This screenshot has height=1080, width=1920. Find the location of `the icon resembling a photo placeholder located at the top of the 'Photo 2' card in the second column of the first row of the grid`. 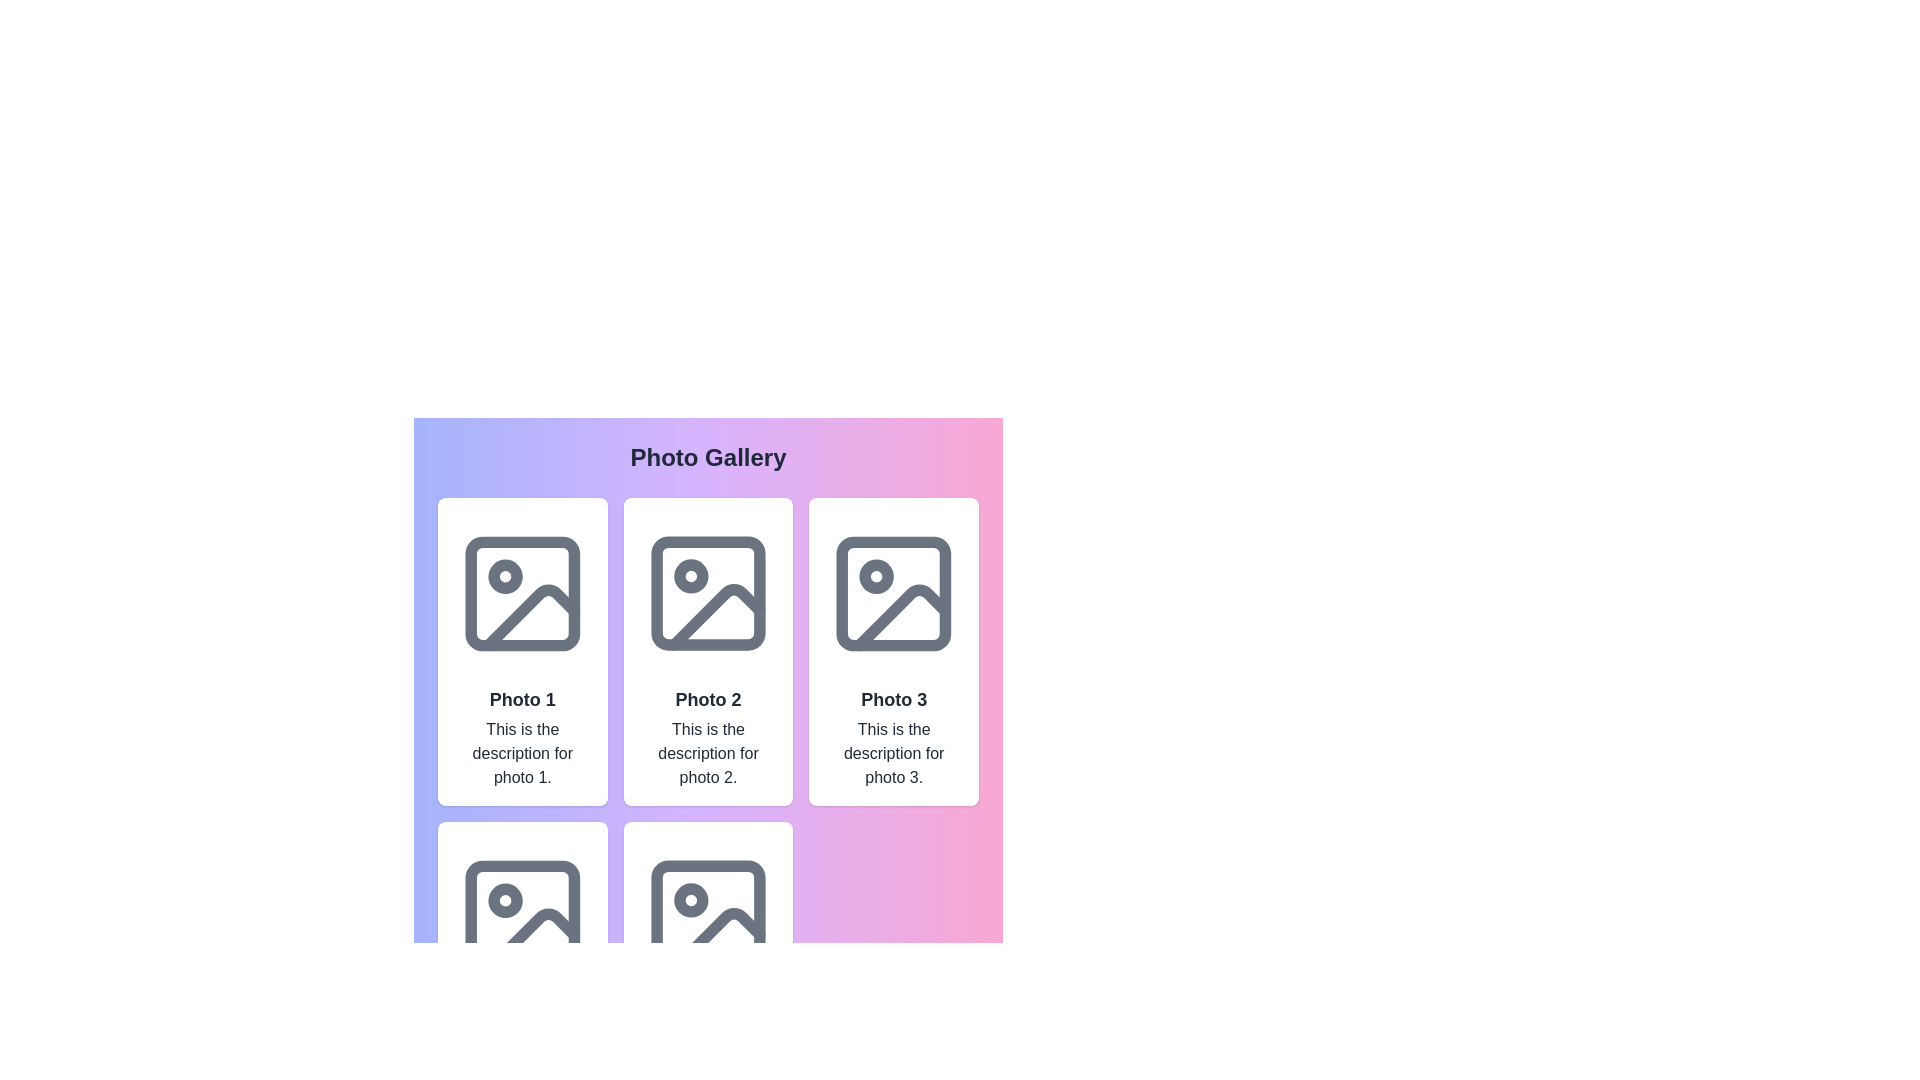

the icon resembling a photo placeholder located at the top of the 'Photo 2' card in the second column of the first row of the grid is located at coordinates (708, 593).